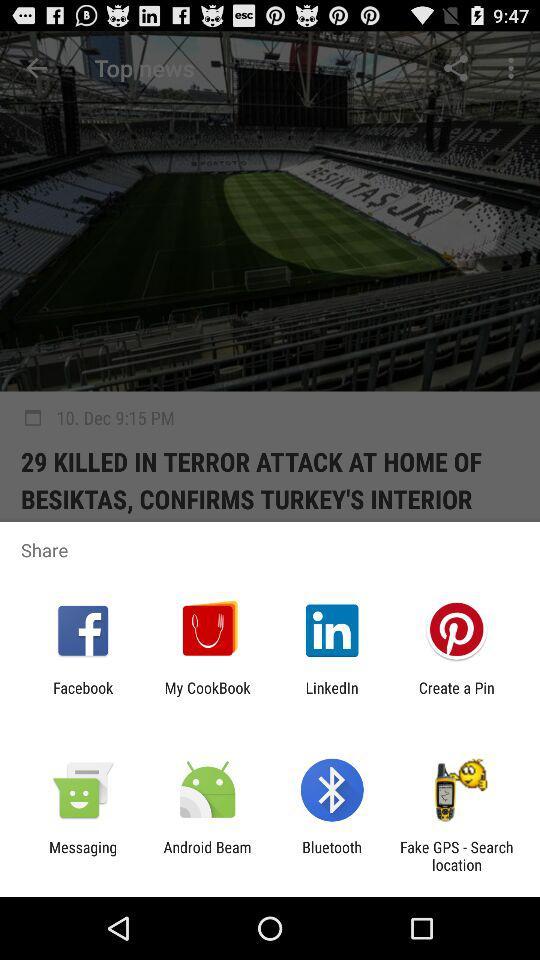  I want to click on the bluetooth, so click(332, 855).